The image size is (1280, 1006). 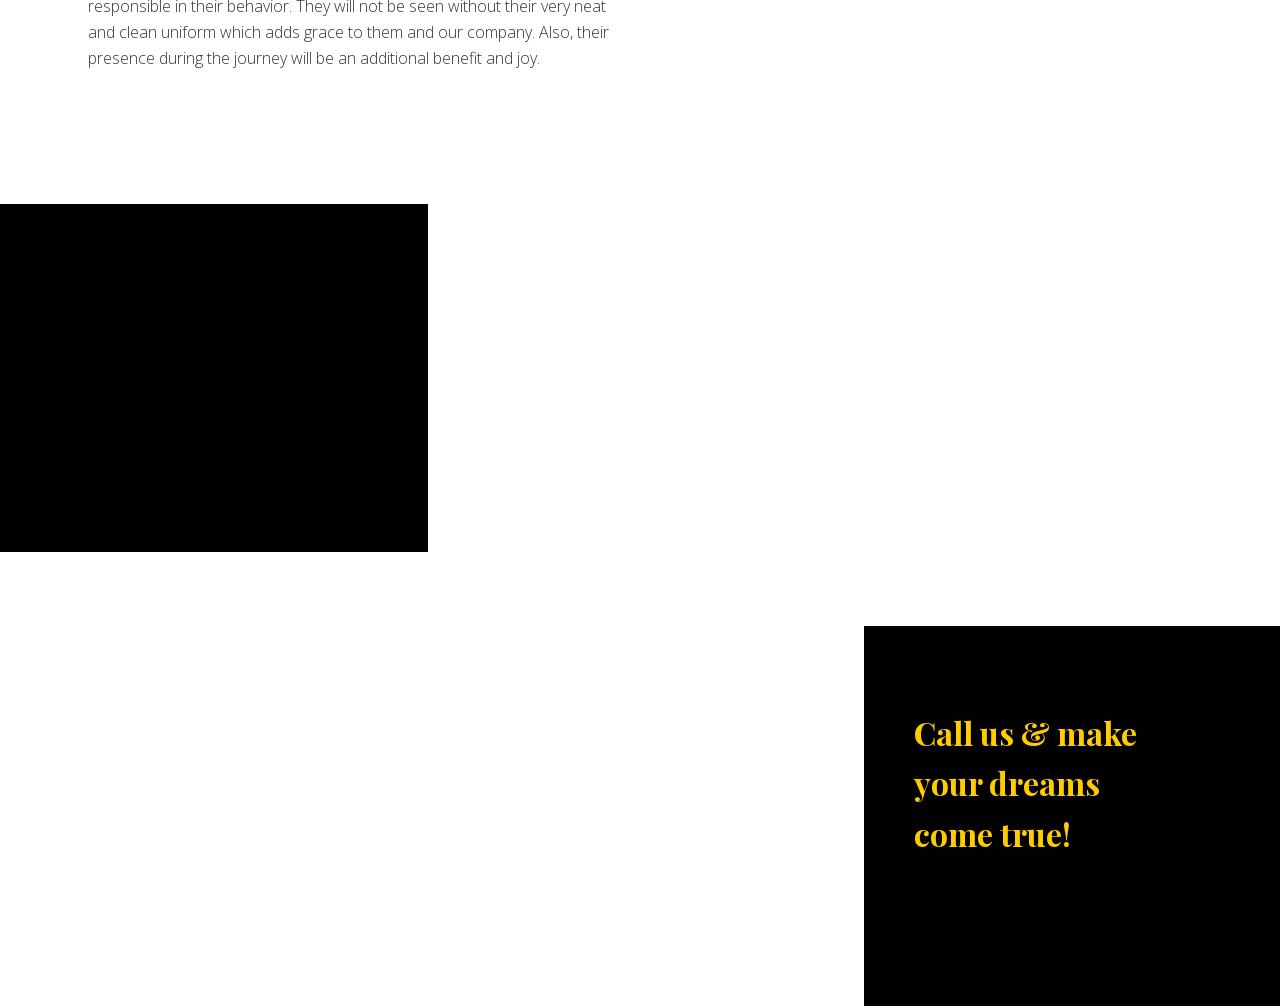 I want to click on 'Titanium Prom Party Bus Service is known for its professionalism and our rentals are mostly already booked. Call us now to get the details.', so click(x=1039, y=376).